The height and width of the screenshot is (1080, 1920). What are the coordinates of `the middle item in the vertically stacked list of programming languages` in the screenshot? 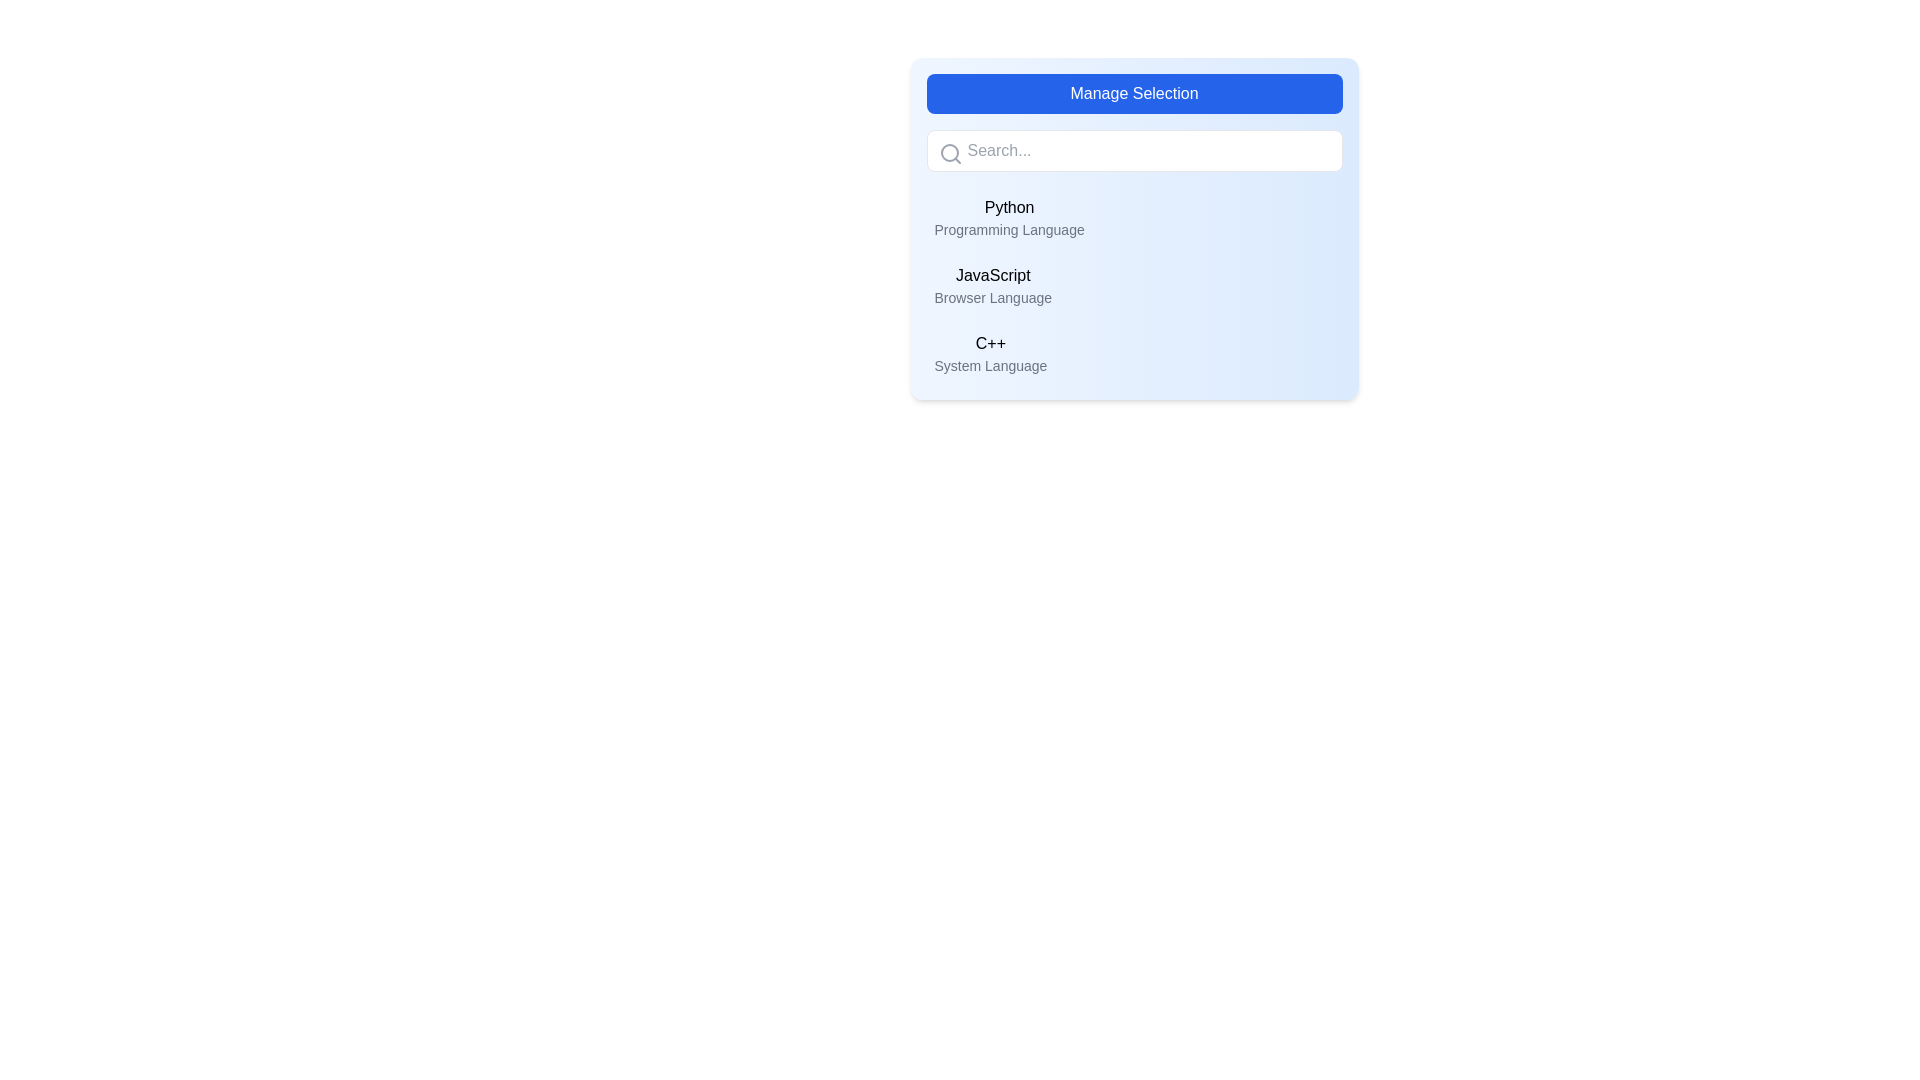 It's located at (1134, 285).